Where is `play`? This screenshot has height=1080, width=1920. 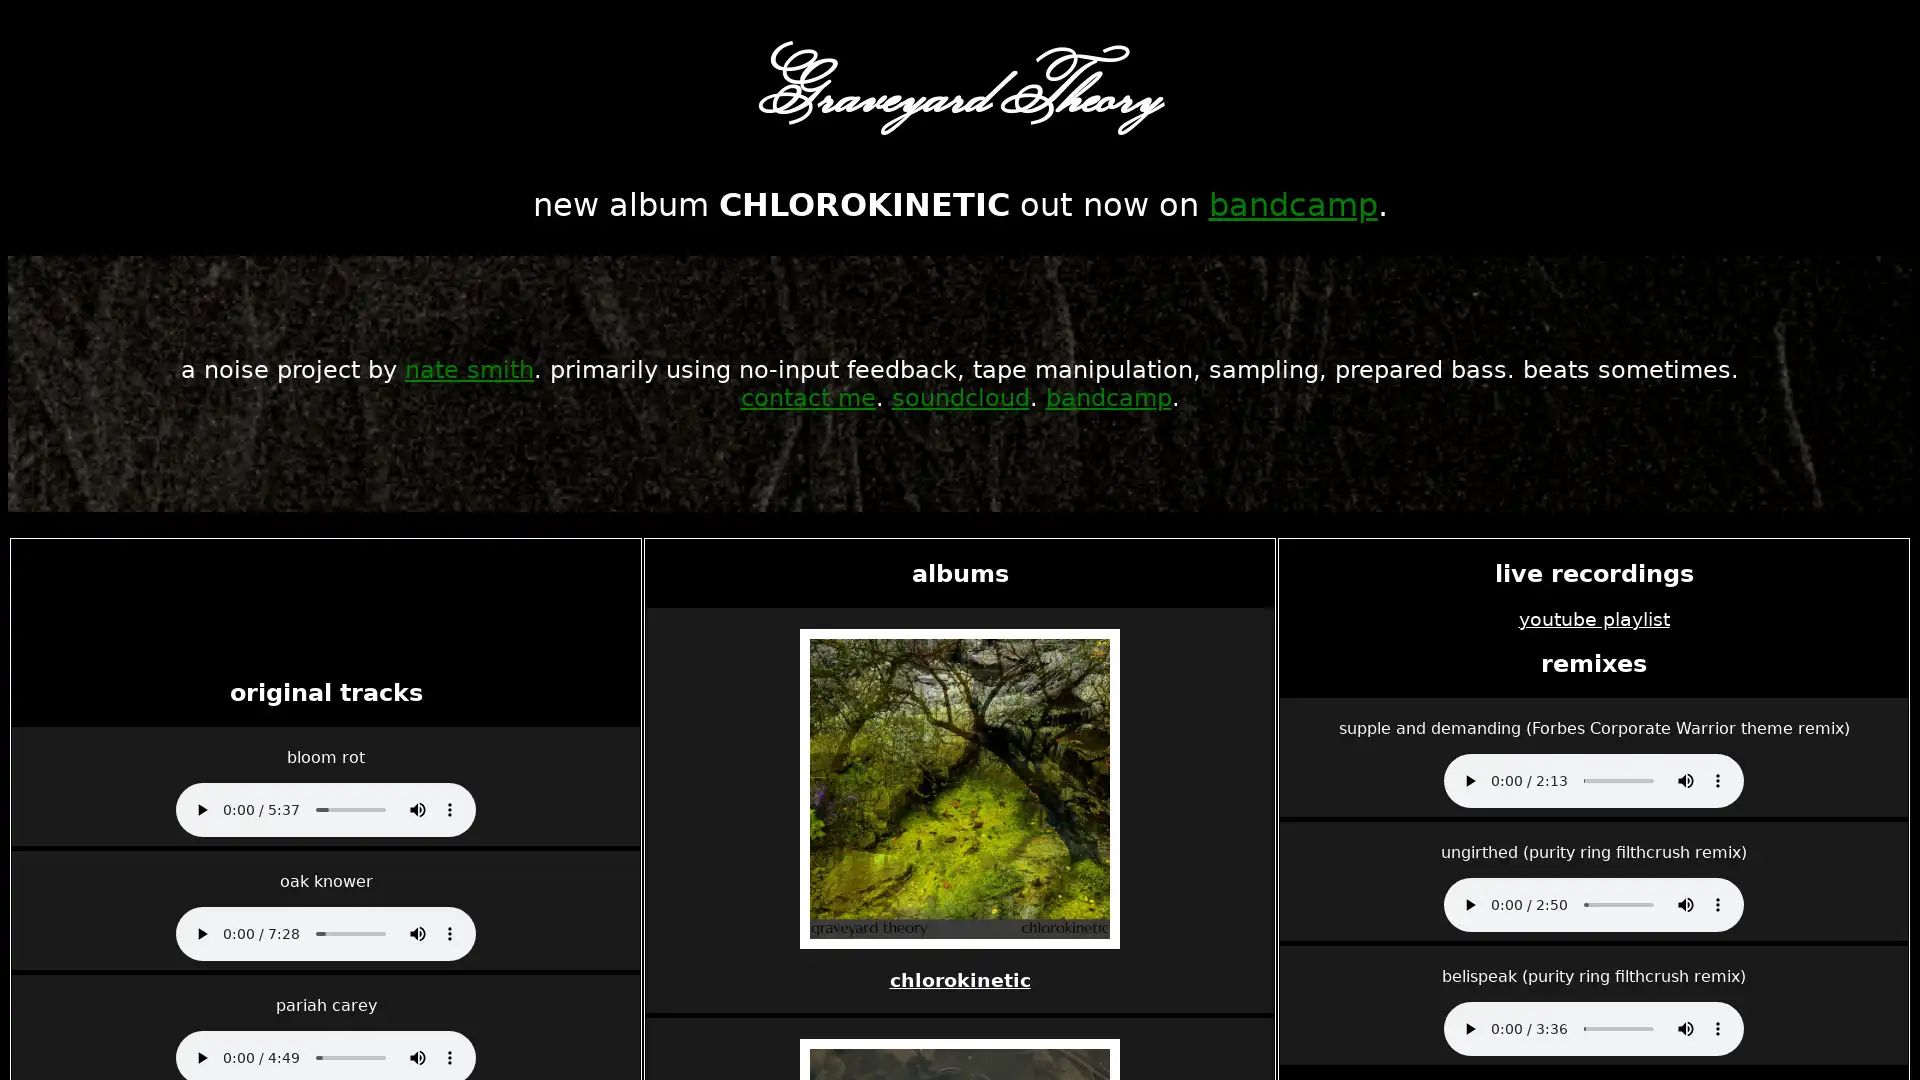
play is located at coordinates (1469, 1029).